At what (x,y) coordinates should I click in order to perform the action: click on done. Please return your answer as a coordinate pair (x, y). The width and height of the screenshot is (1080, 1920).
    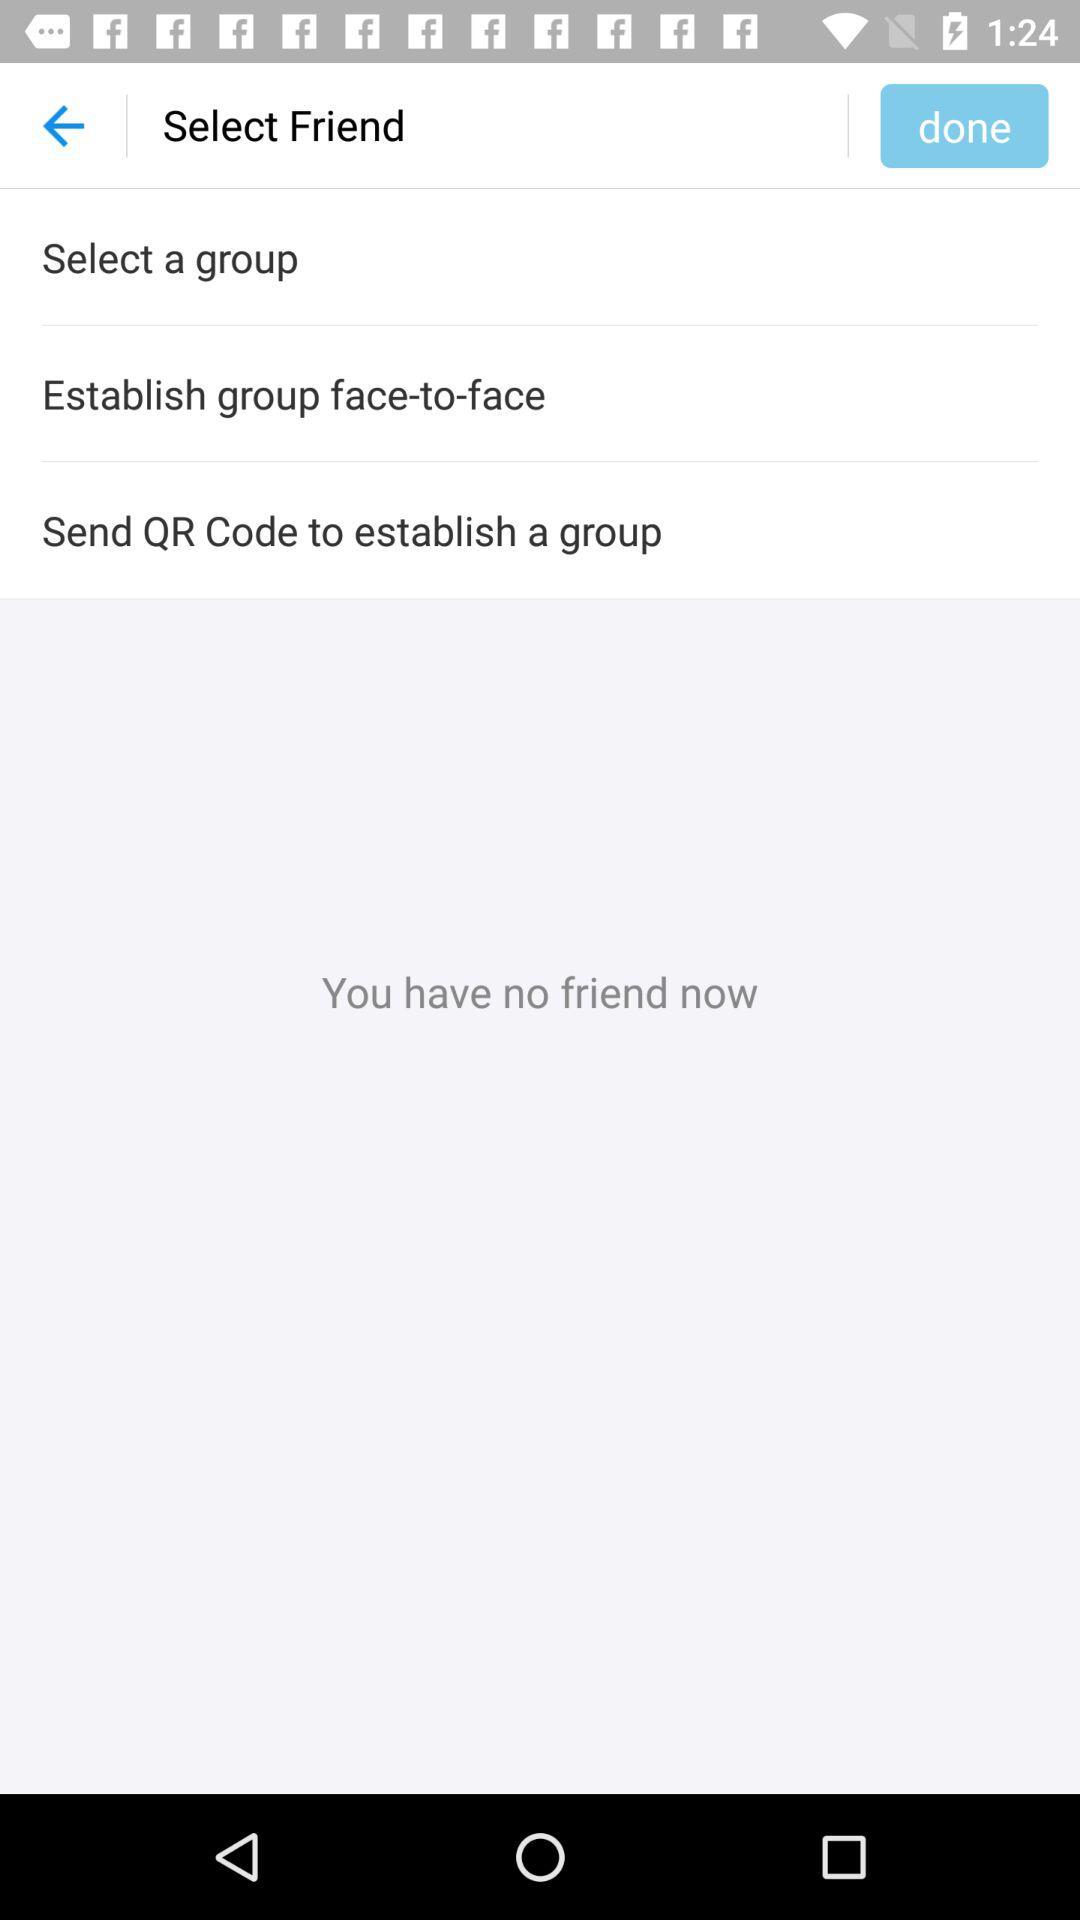
    Looking at the image, I should click on (963, 124).